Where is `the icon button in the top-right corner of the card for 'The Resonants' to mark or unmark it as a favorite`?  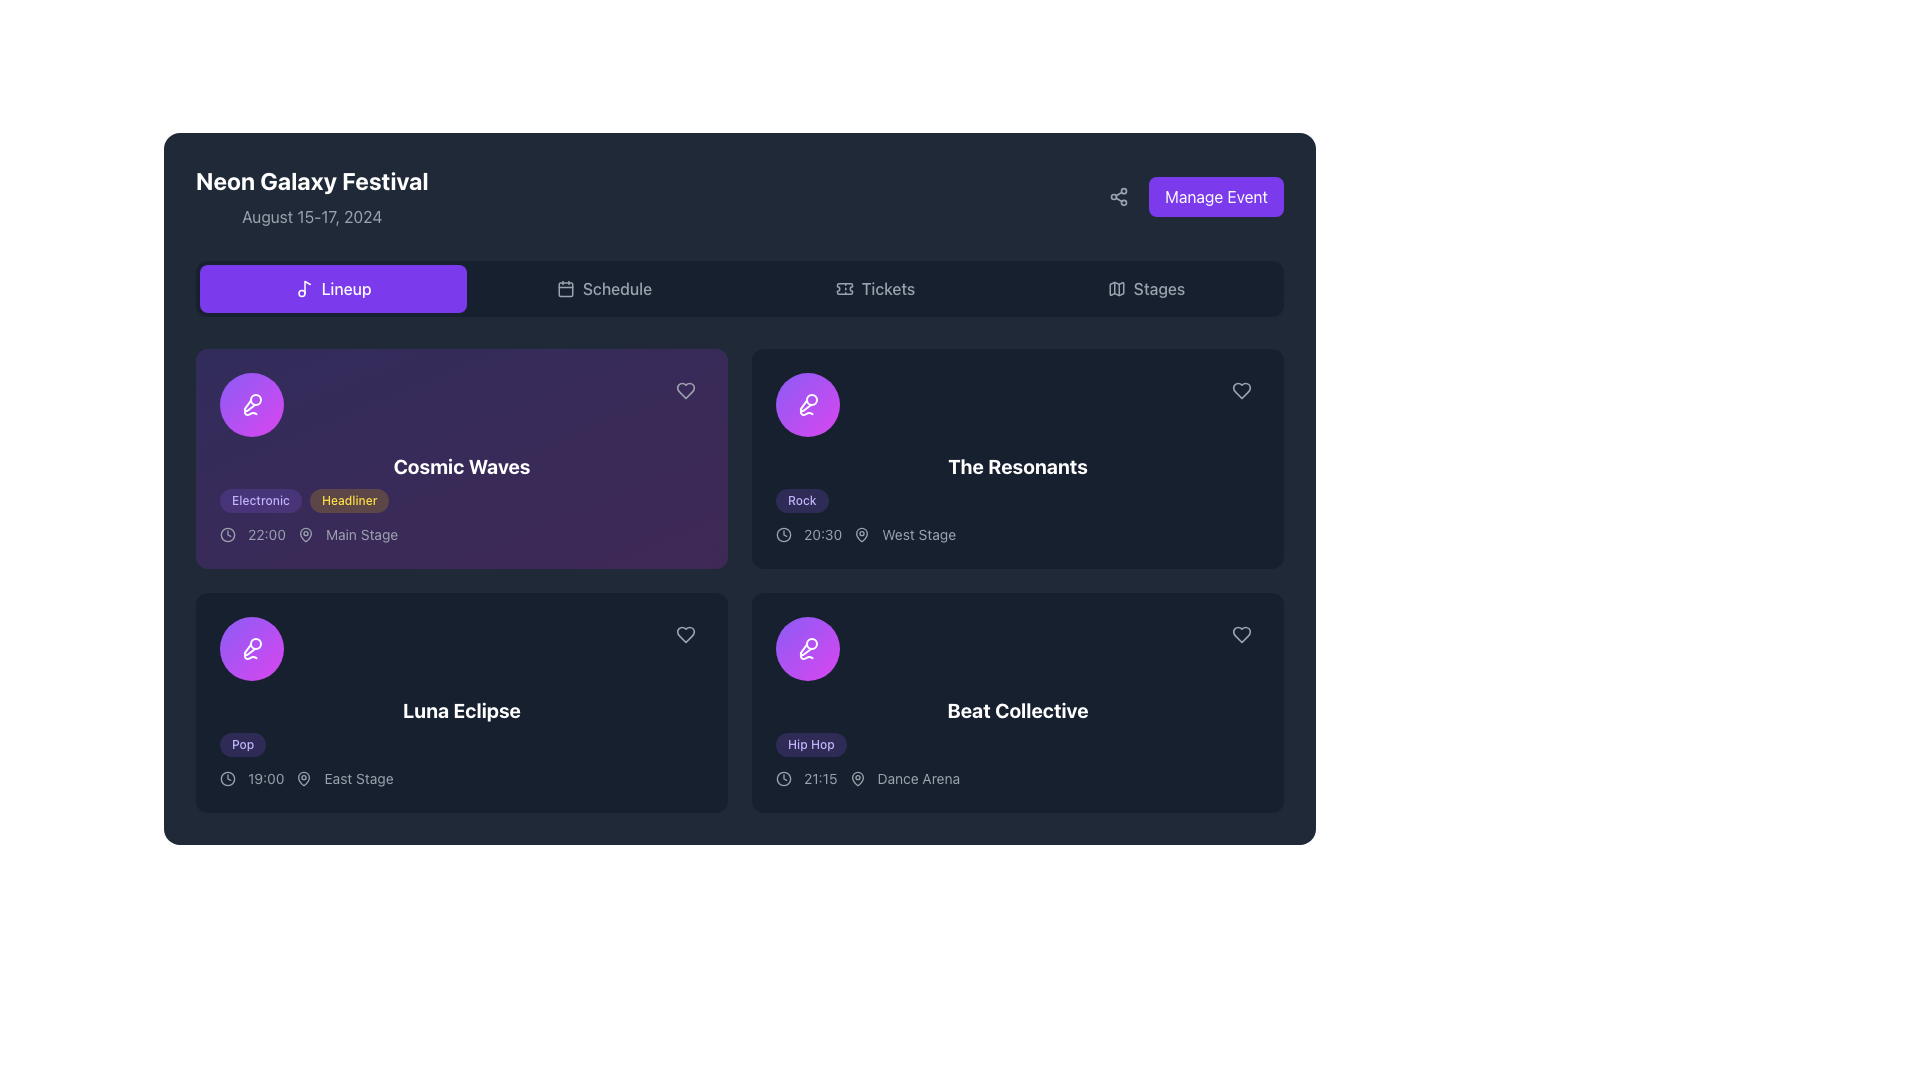 the icon button in the top-right corner of the card for 'The Resonants' to mark or unmark it as a favorite is located at coordinates (1241, 390).